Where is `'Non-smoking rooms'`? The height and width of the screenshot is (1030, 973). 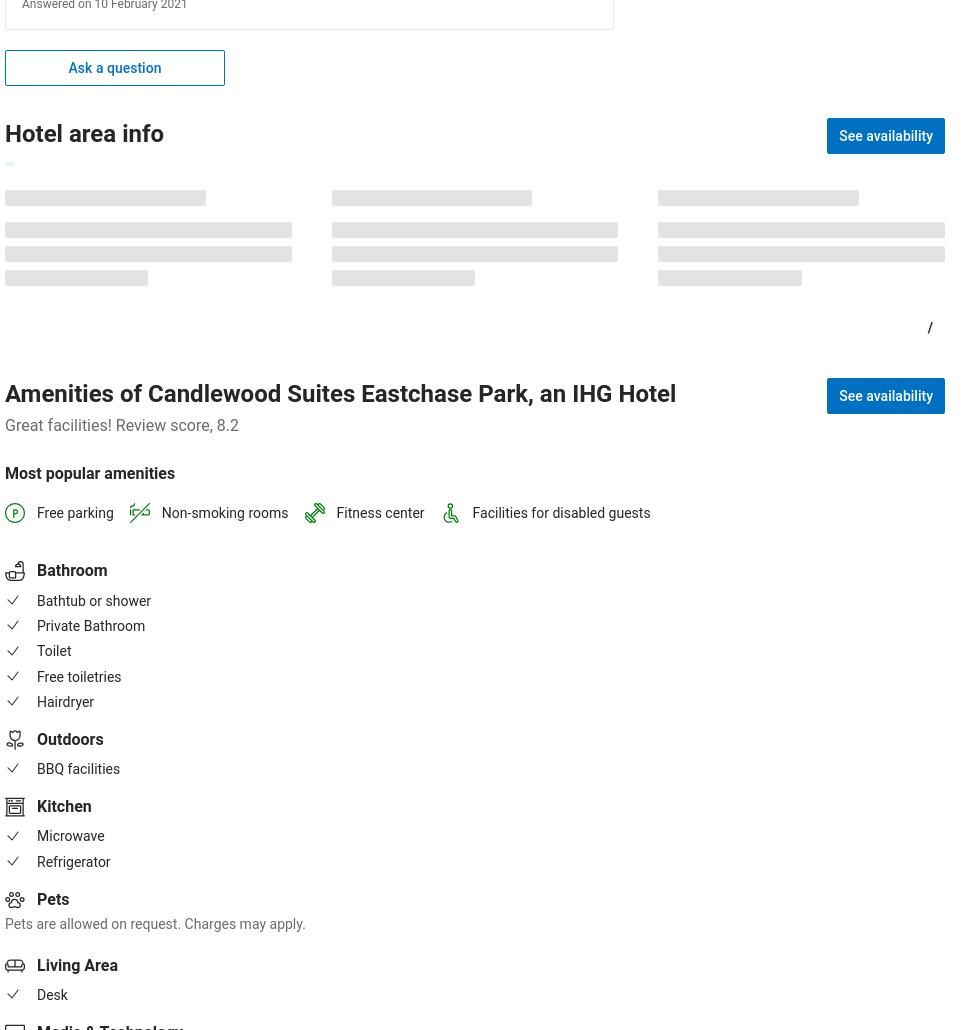 'Non-smoking rooms' is located at coordinates (161, 512).